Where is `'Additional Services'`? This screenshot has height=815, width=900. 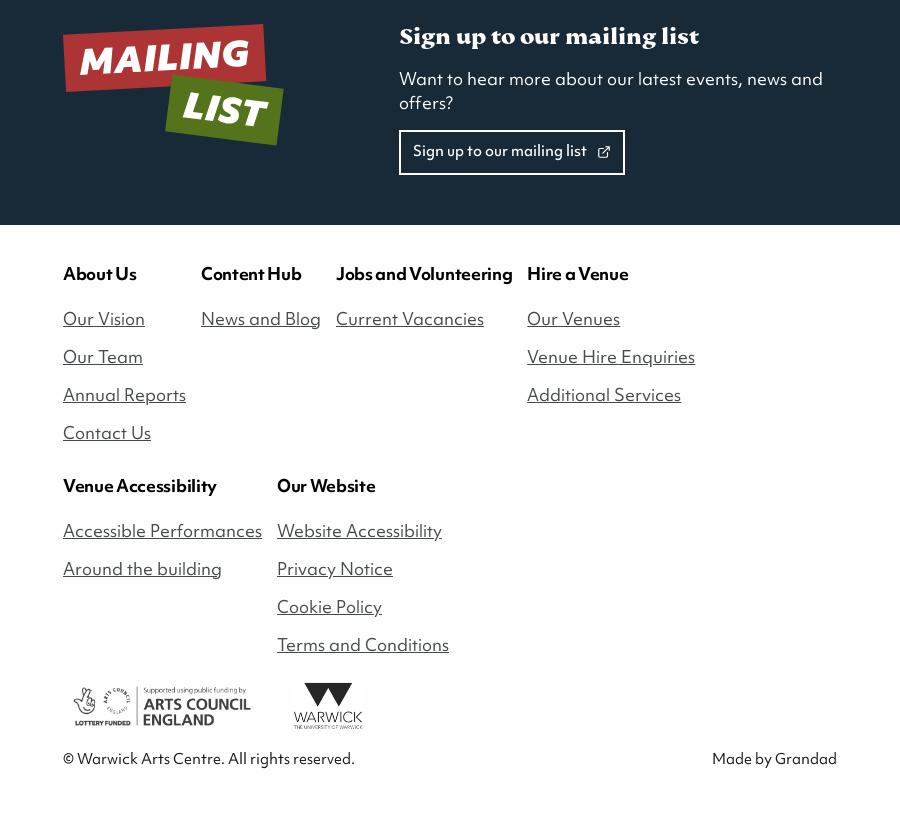 'Additional Services' is located at coordinates (603, 392).